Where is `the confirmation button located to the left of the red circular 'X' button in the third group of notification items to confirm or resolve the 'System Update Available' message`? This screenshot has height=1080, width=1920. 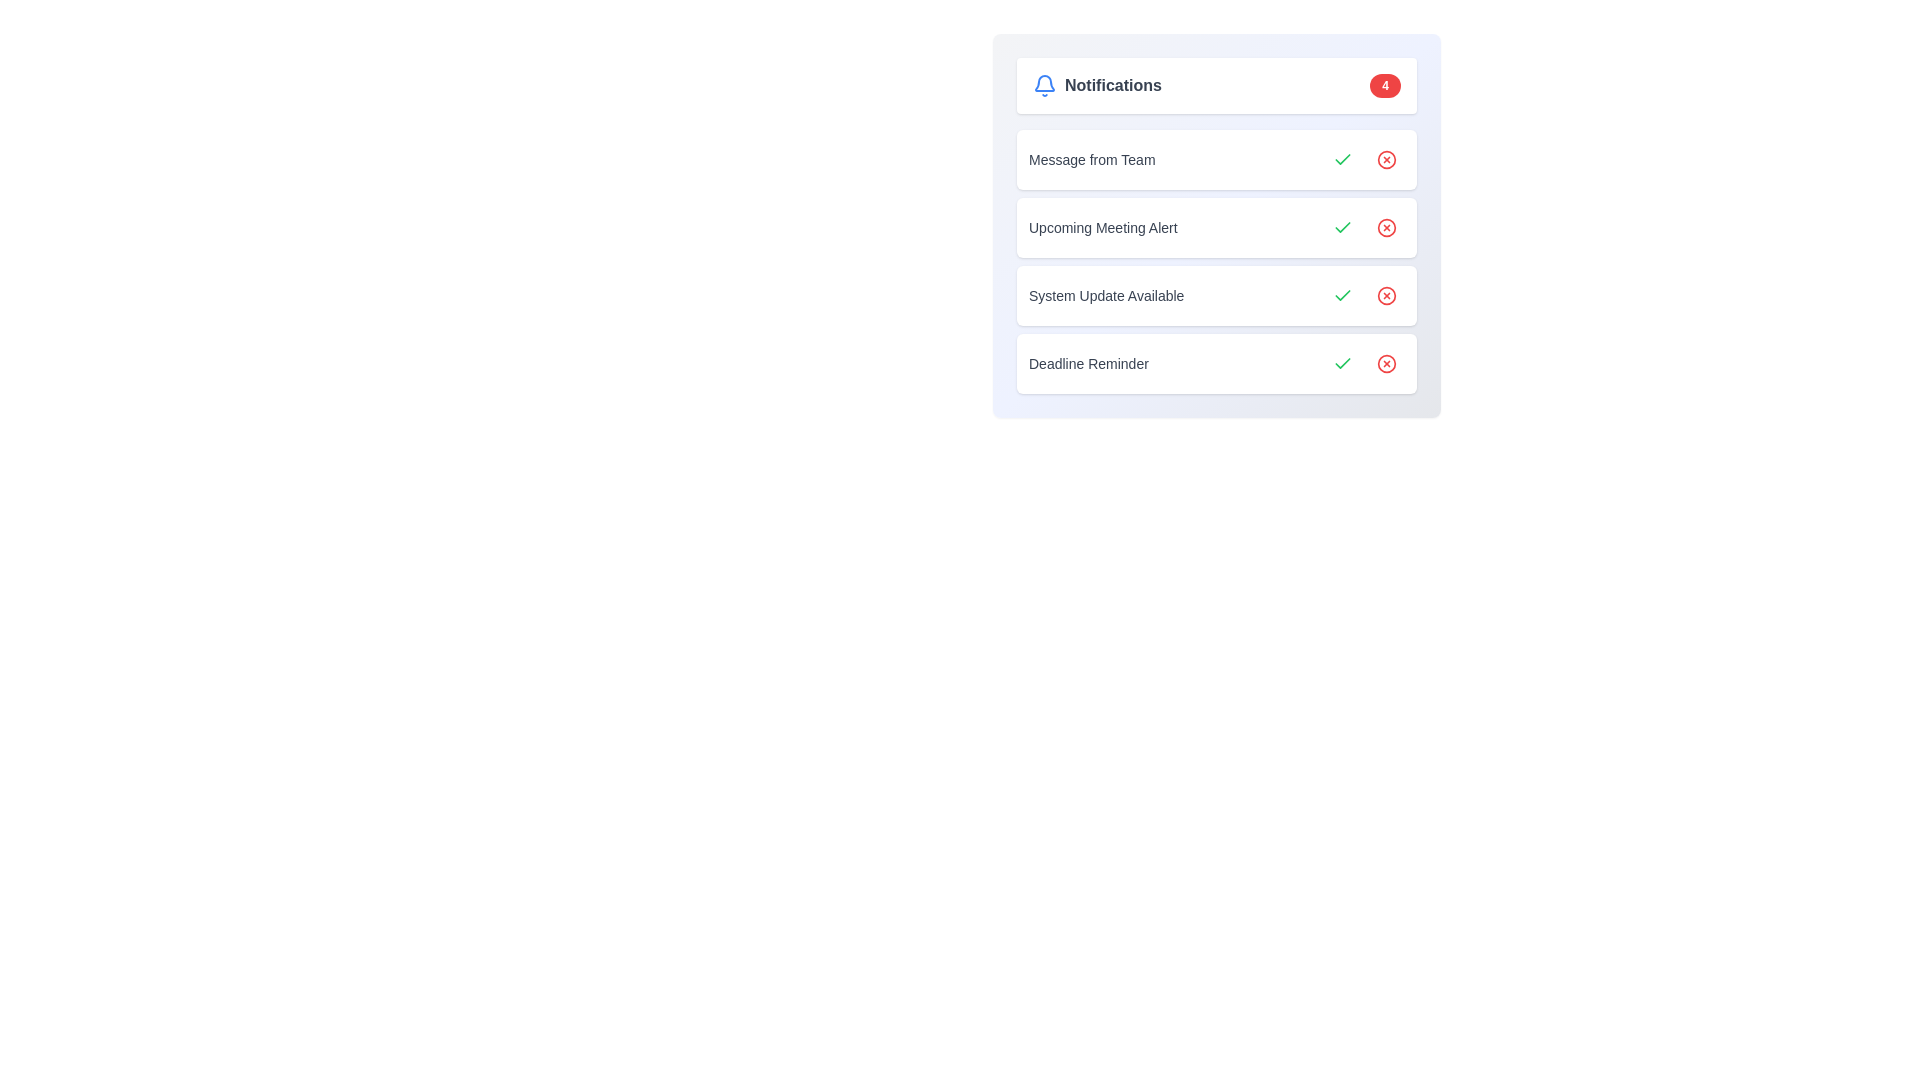 the confirmation button located to the left of the red circular 'X' button in the third group of notification items to confirm or resolve the 'System Update Available' message is located at coordinates (1343, 296).